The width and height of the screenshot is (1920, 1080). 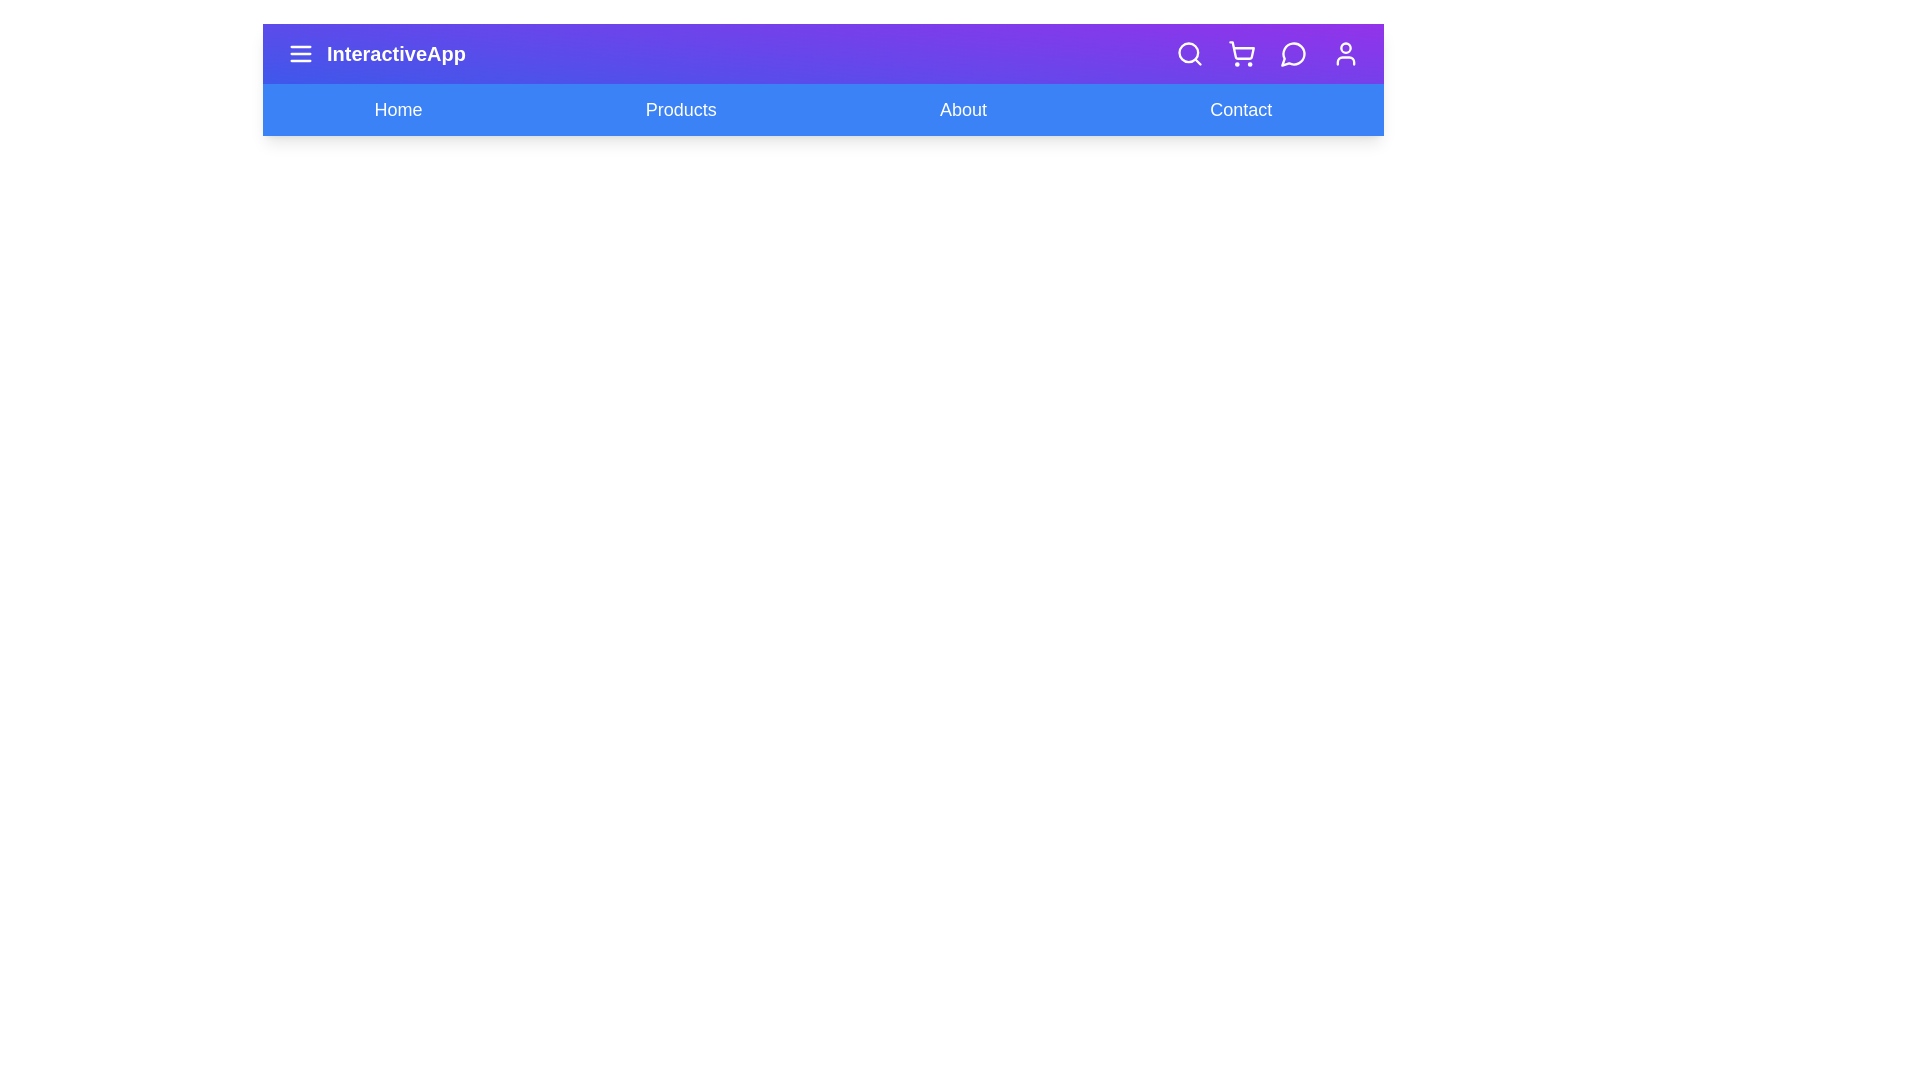 I want to click on the specified icon button: shopping_cart, so click(x=1241, y=53).